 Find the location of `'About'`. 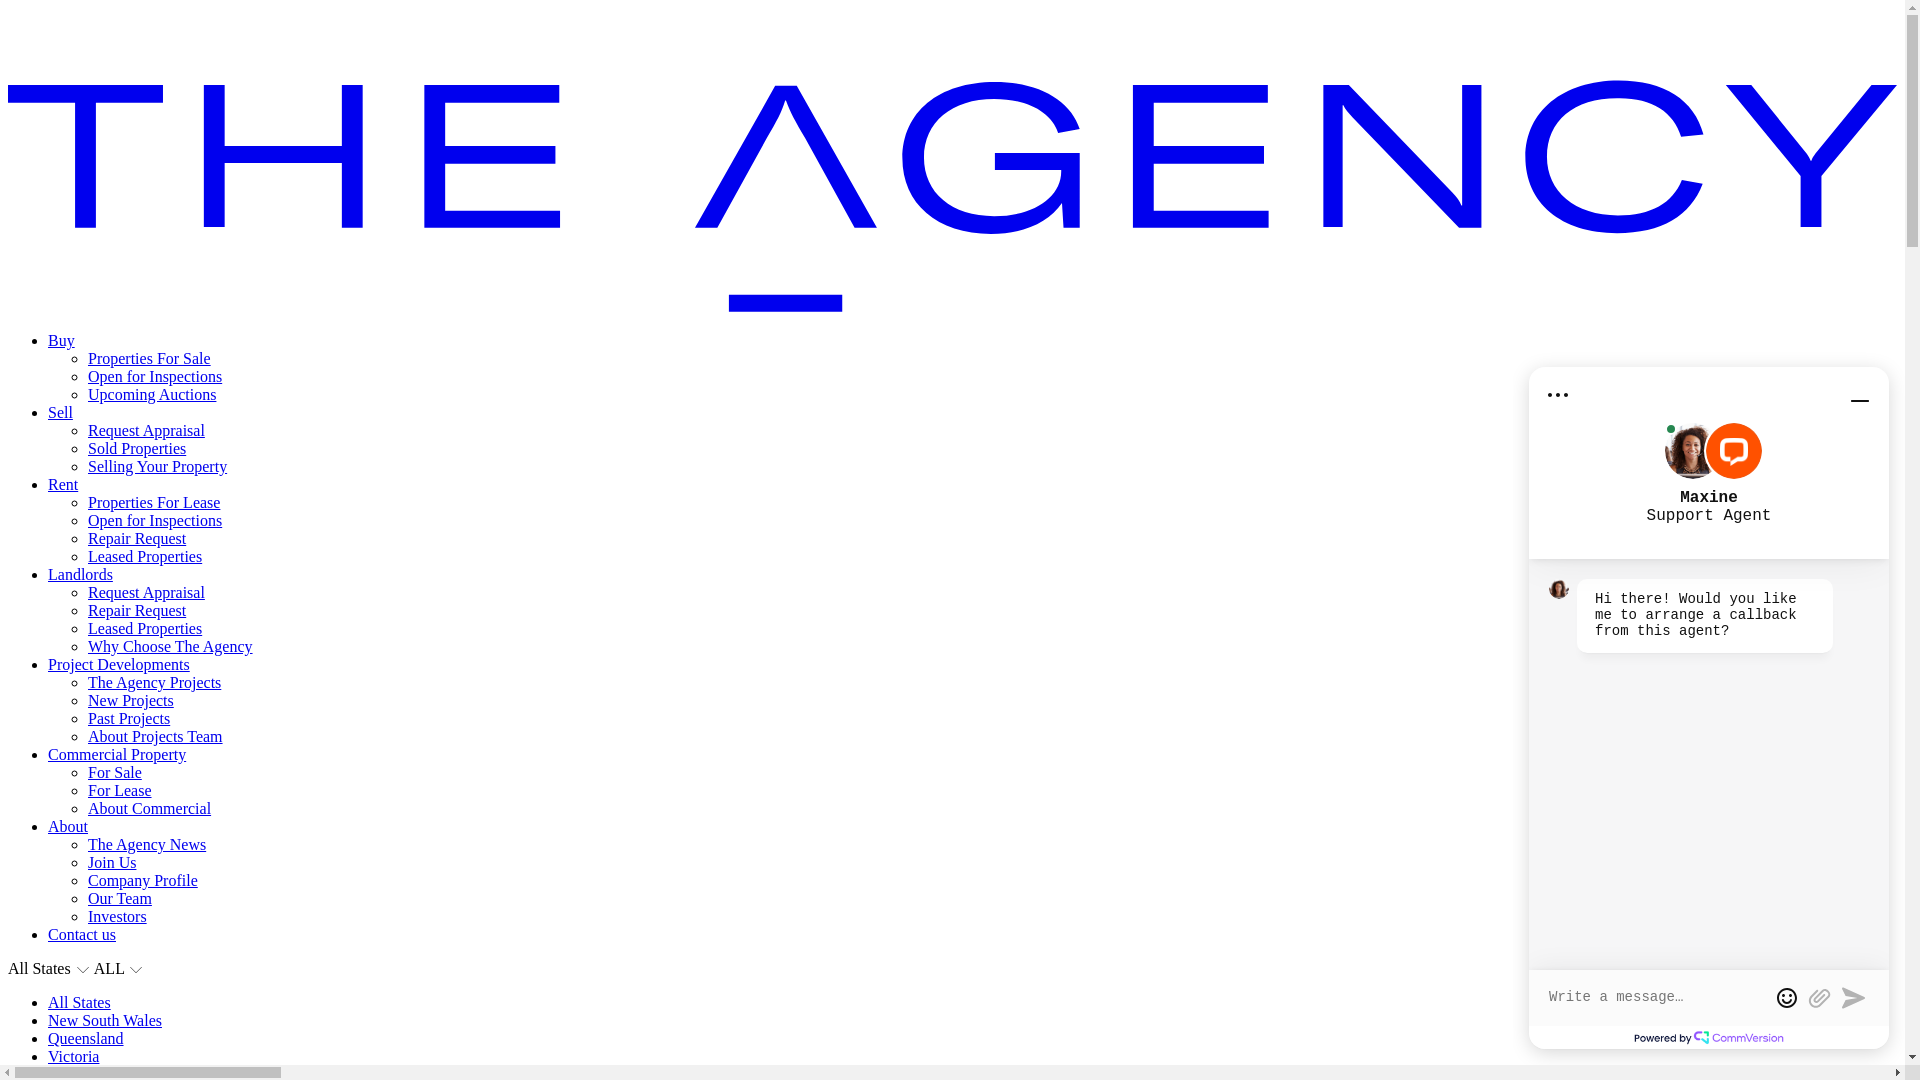

'About' is located at coordinates (67, 826).